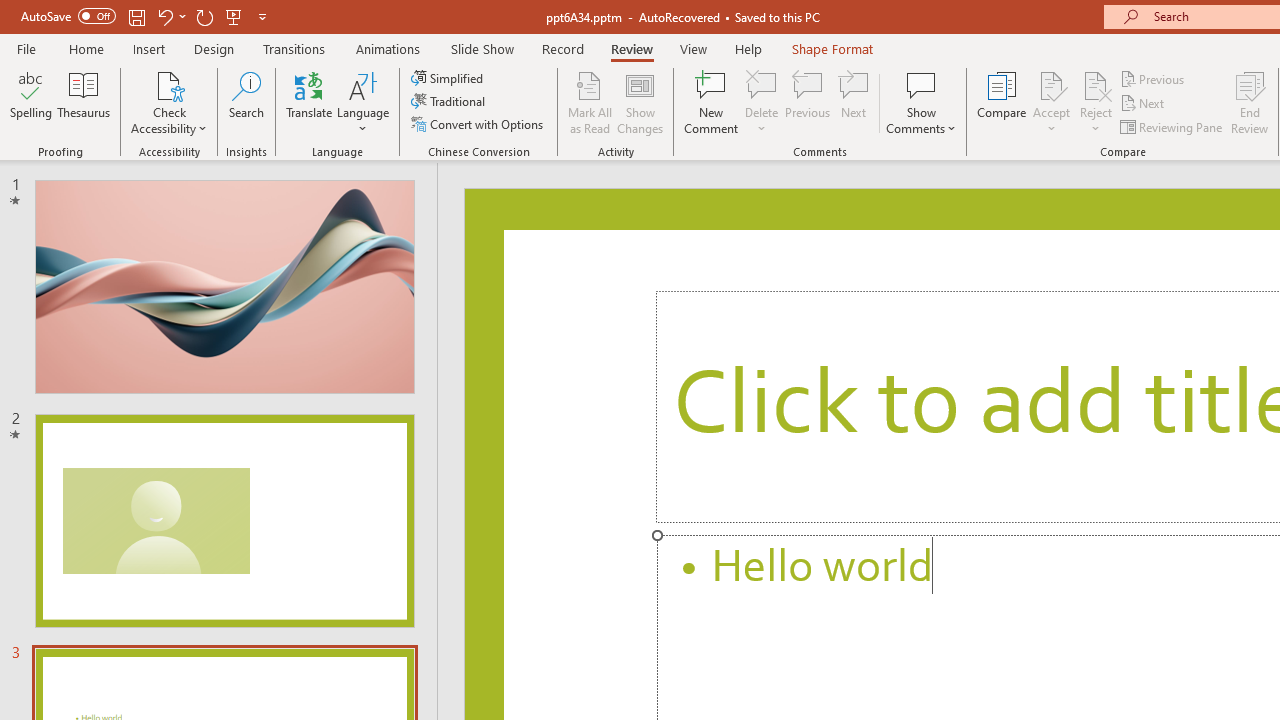 The width and height of the screenshot is (1280, 720). What do you see at coordinates (246, 103) in the screenshot?
I see `'Search'` at bounding box center [246, 103].